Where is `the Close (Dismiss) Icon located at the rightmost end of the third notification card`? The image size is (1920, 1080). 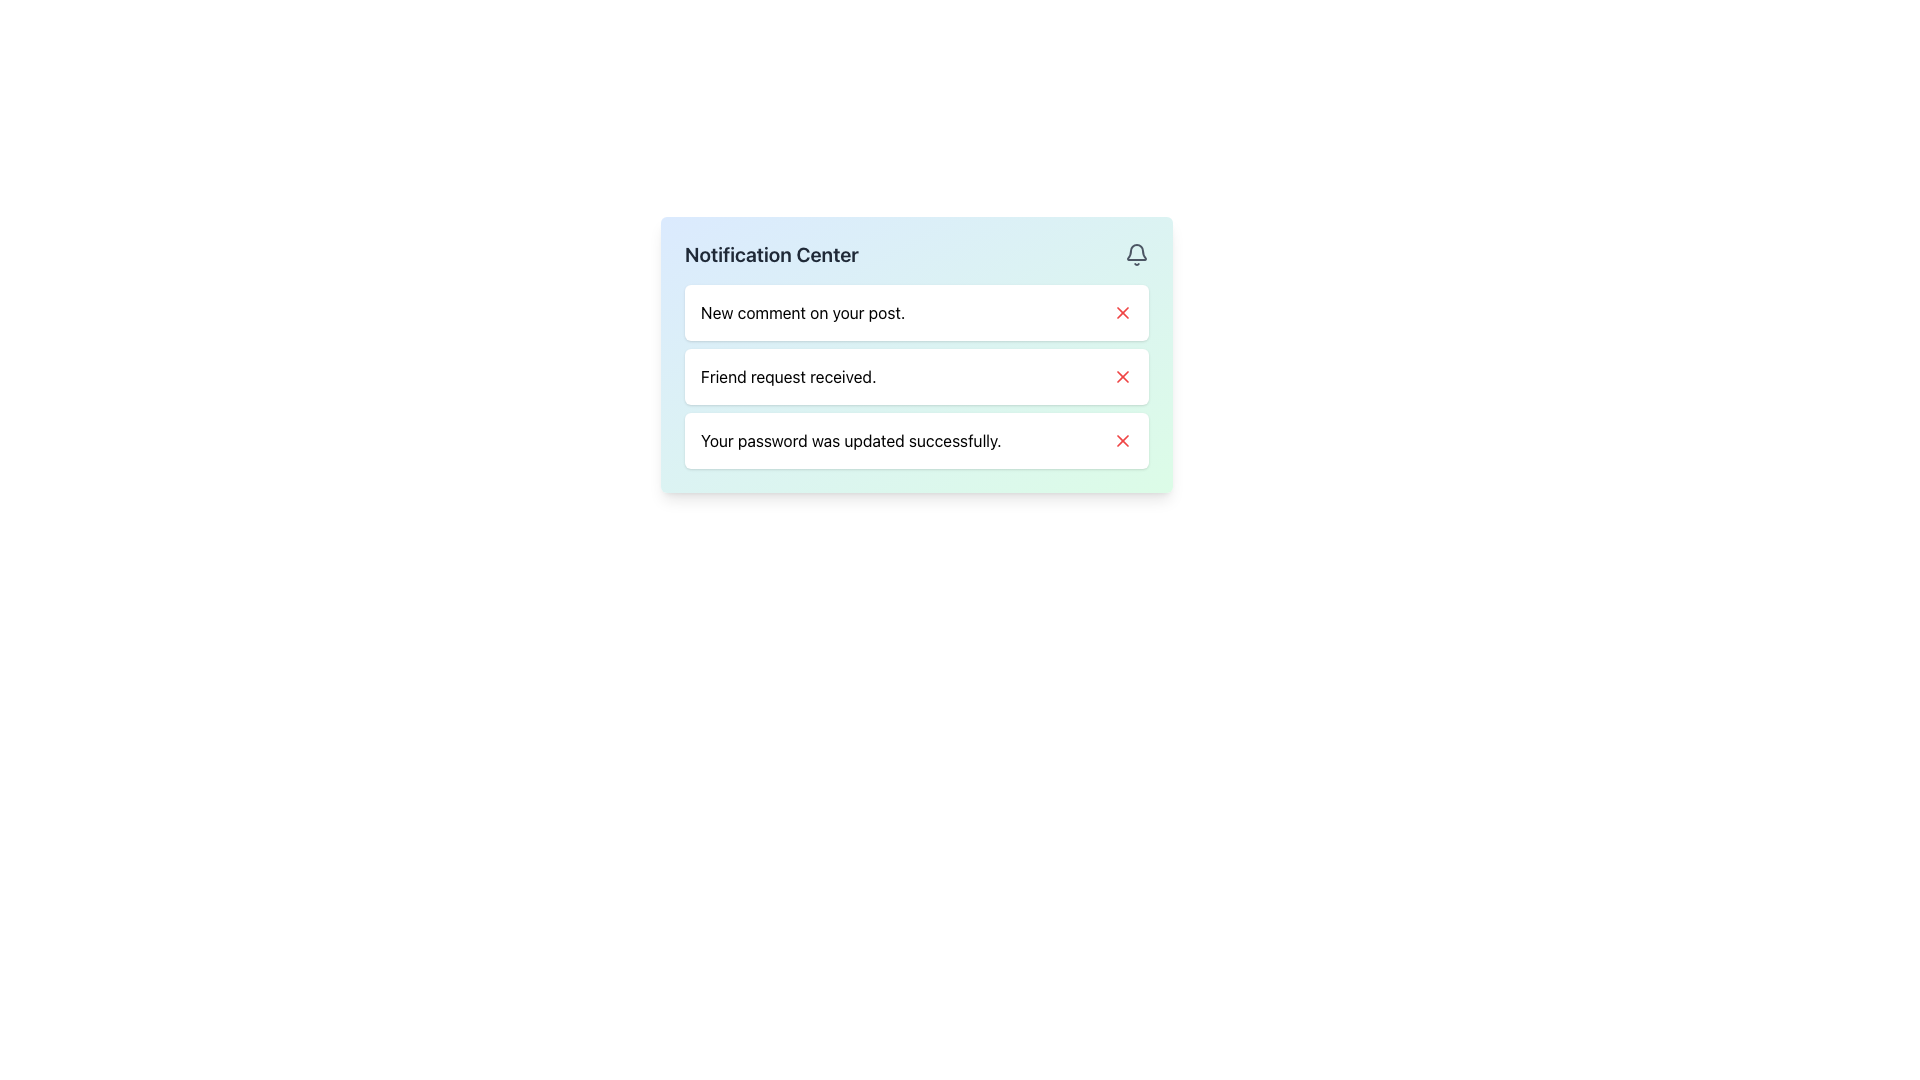 the Close (Dismiss) Icon located at the rightmost end of the third notification card is located at coordinates (1123, 439).